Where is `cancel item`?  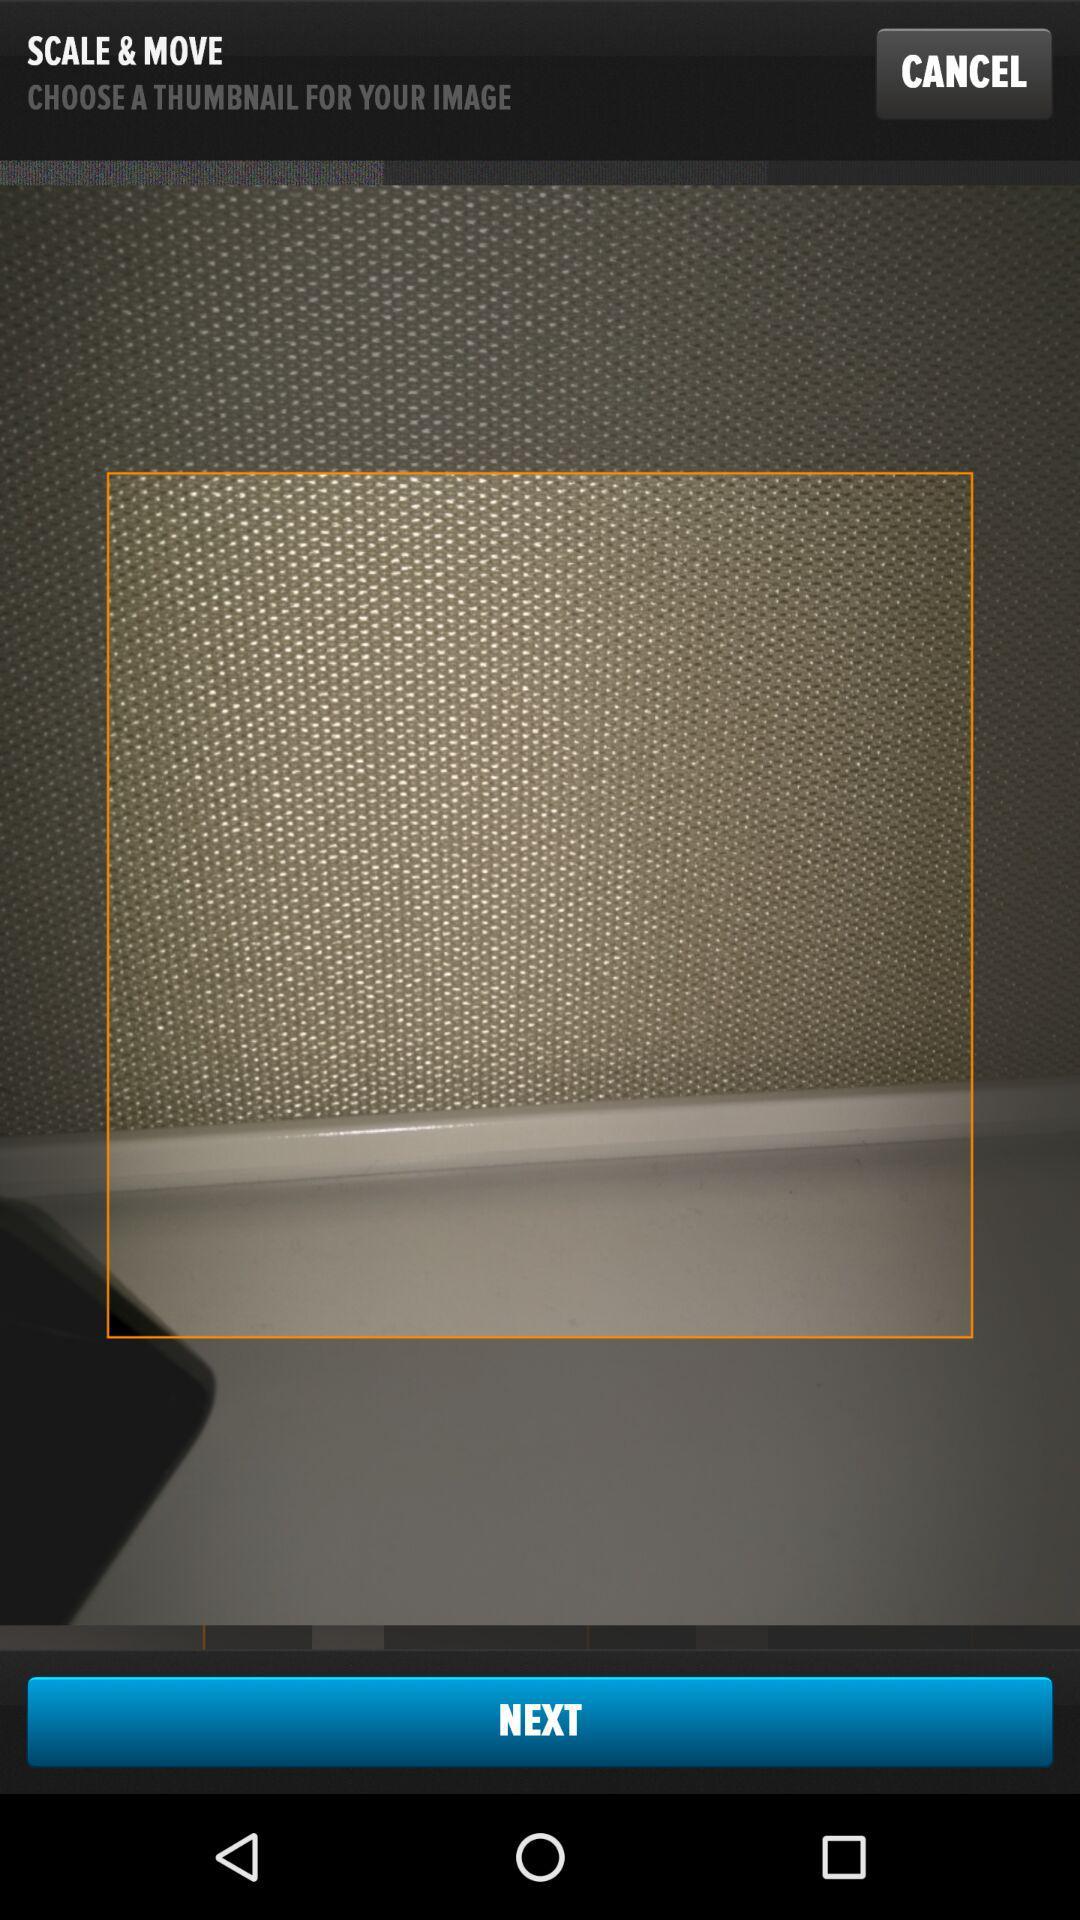
cancel item is located at coordinates (963, 73).